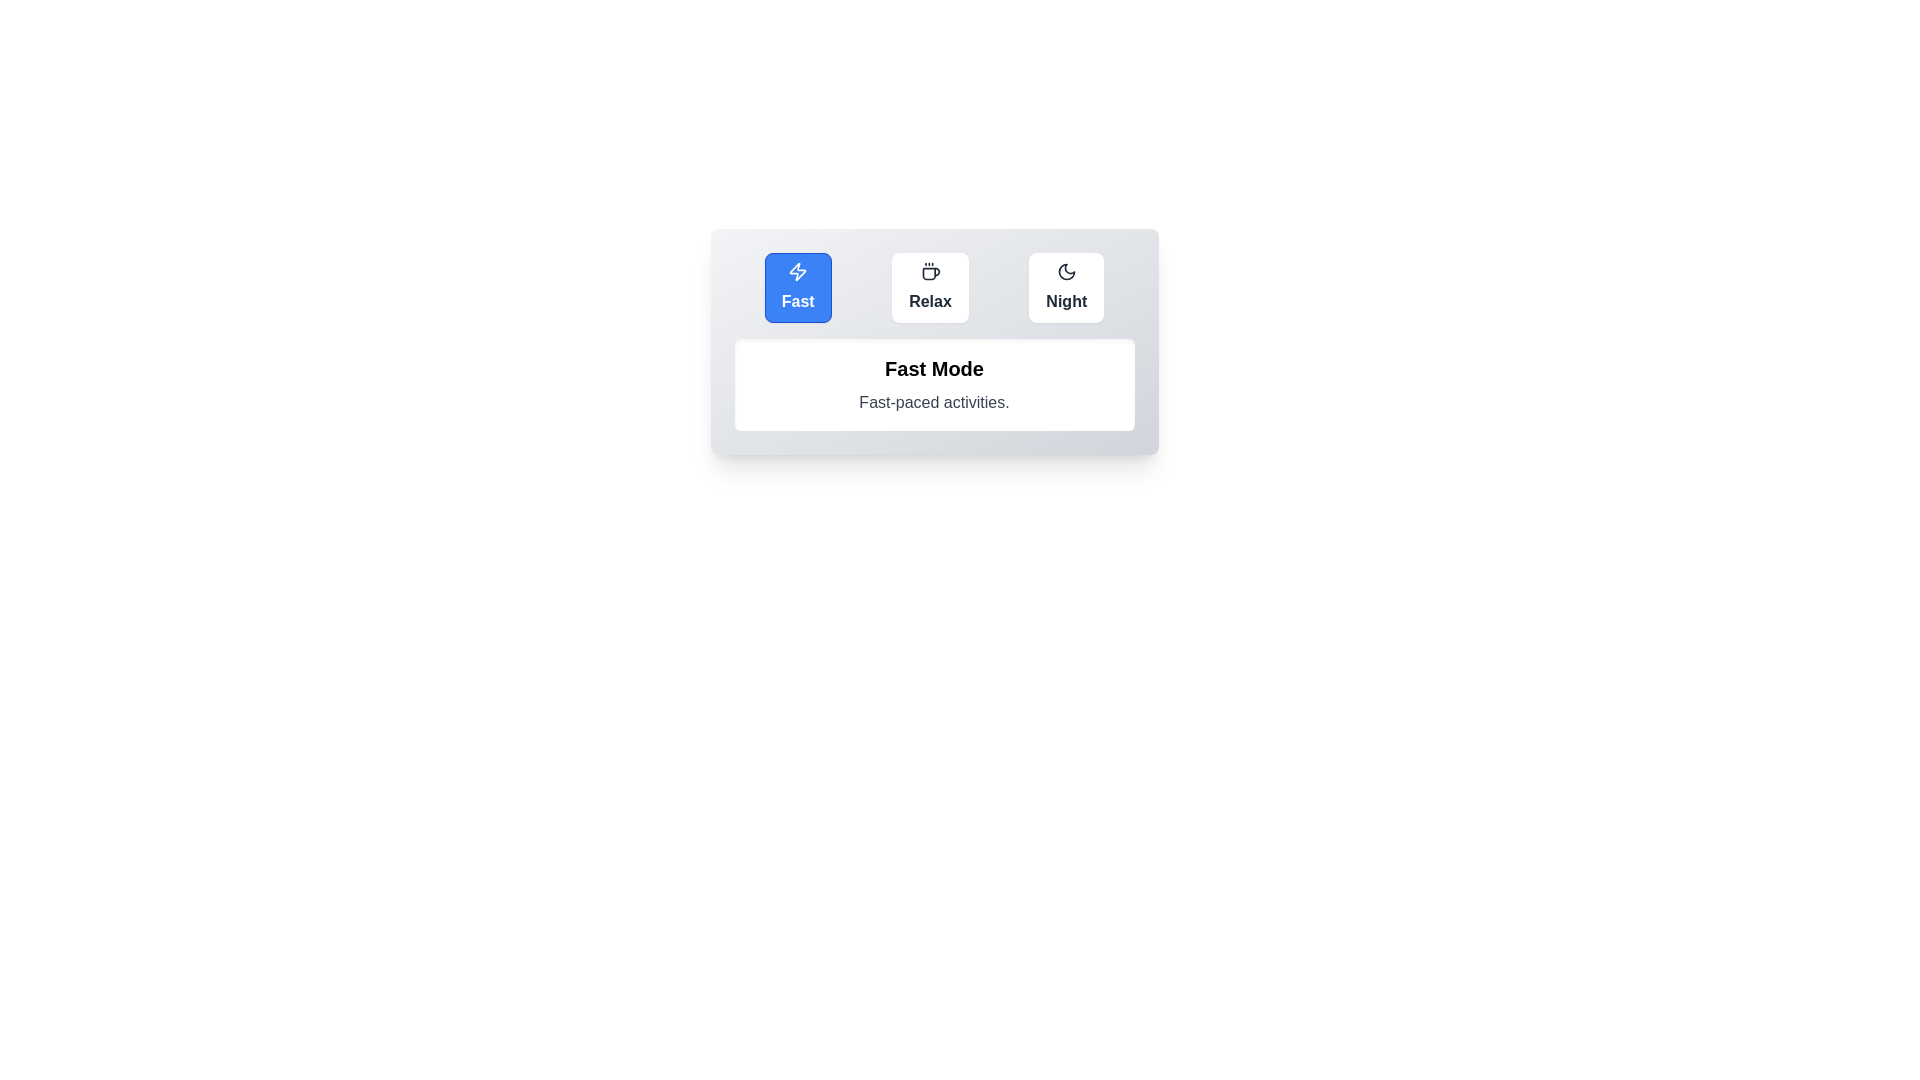  I want to click on the crescent moon-shaped icon representing the 'Night' selection in the mode options, so click(1065, 272).